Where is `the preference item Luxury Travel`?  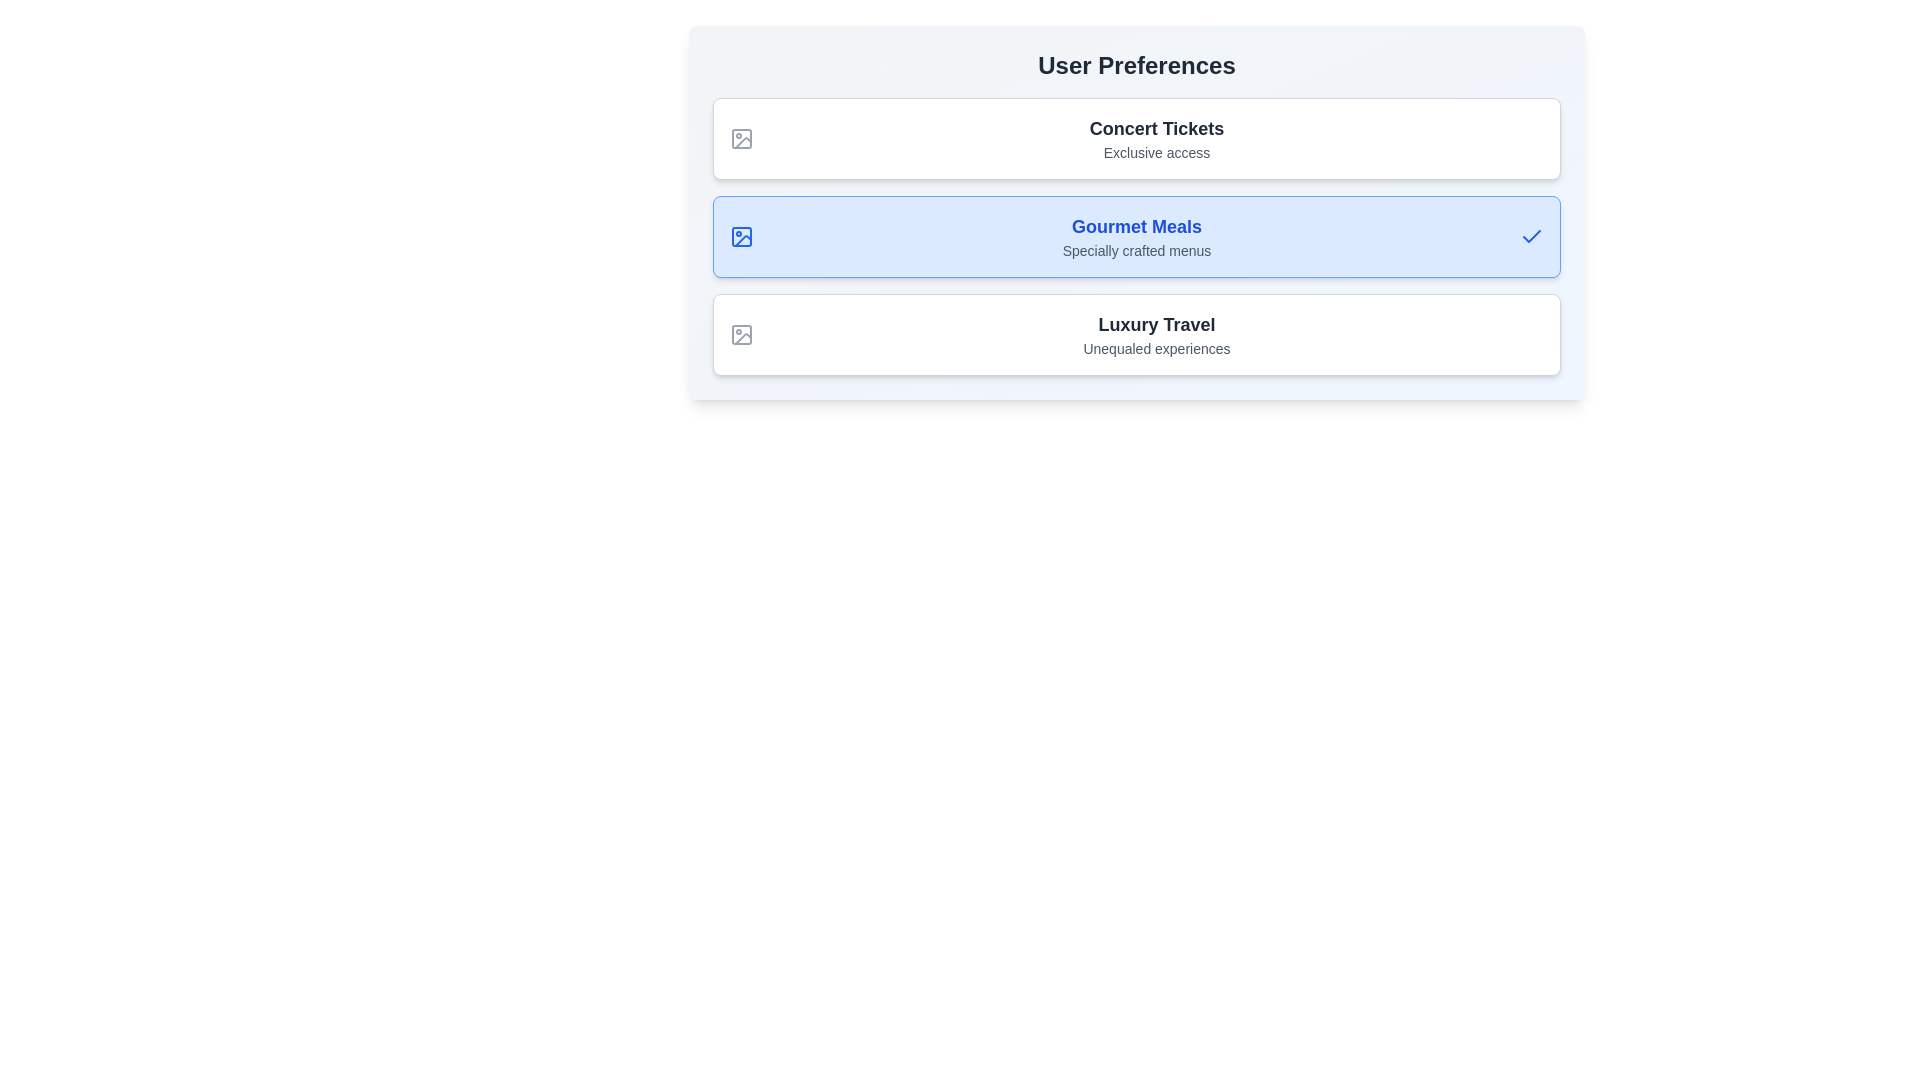
the preference item Luxury Travel is located at coordinates (1137, 334).